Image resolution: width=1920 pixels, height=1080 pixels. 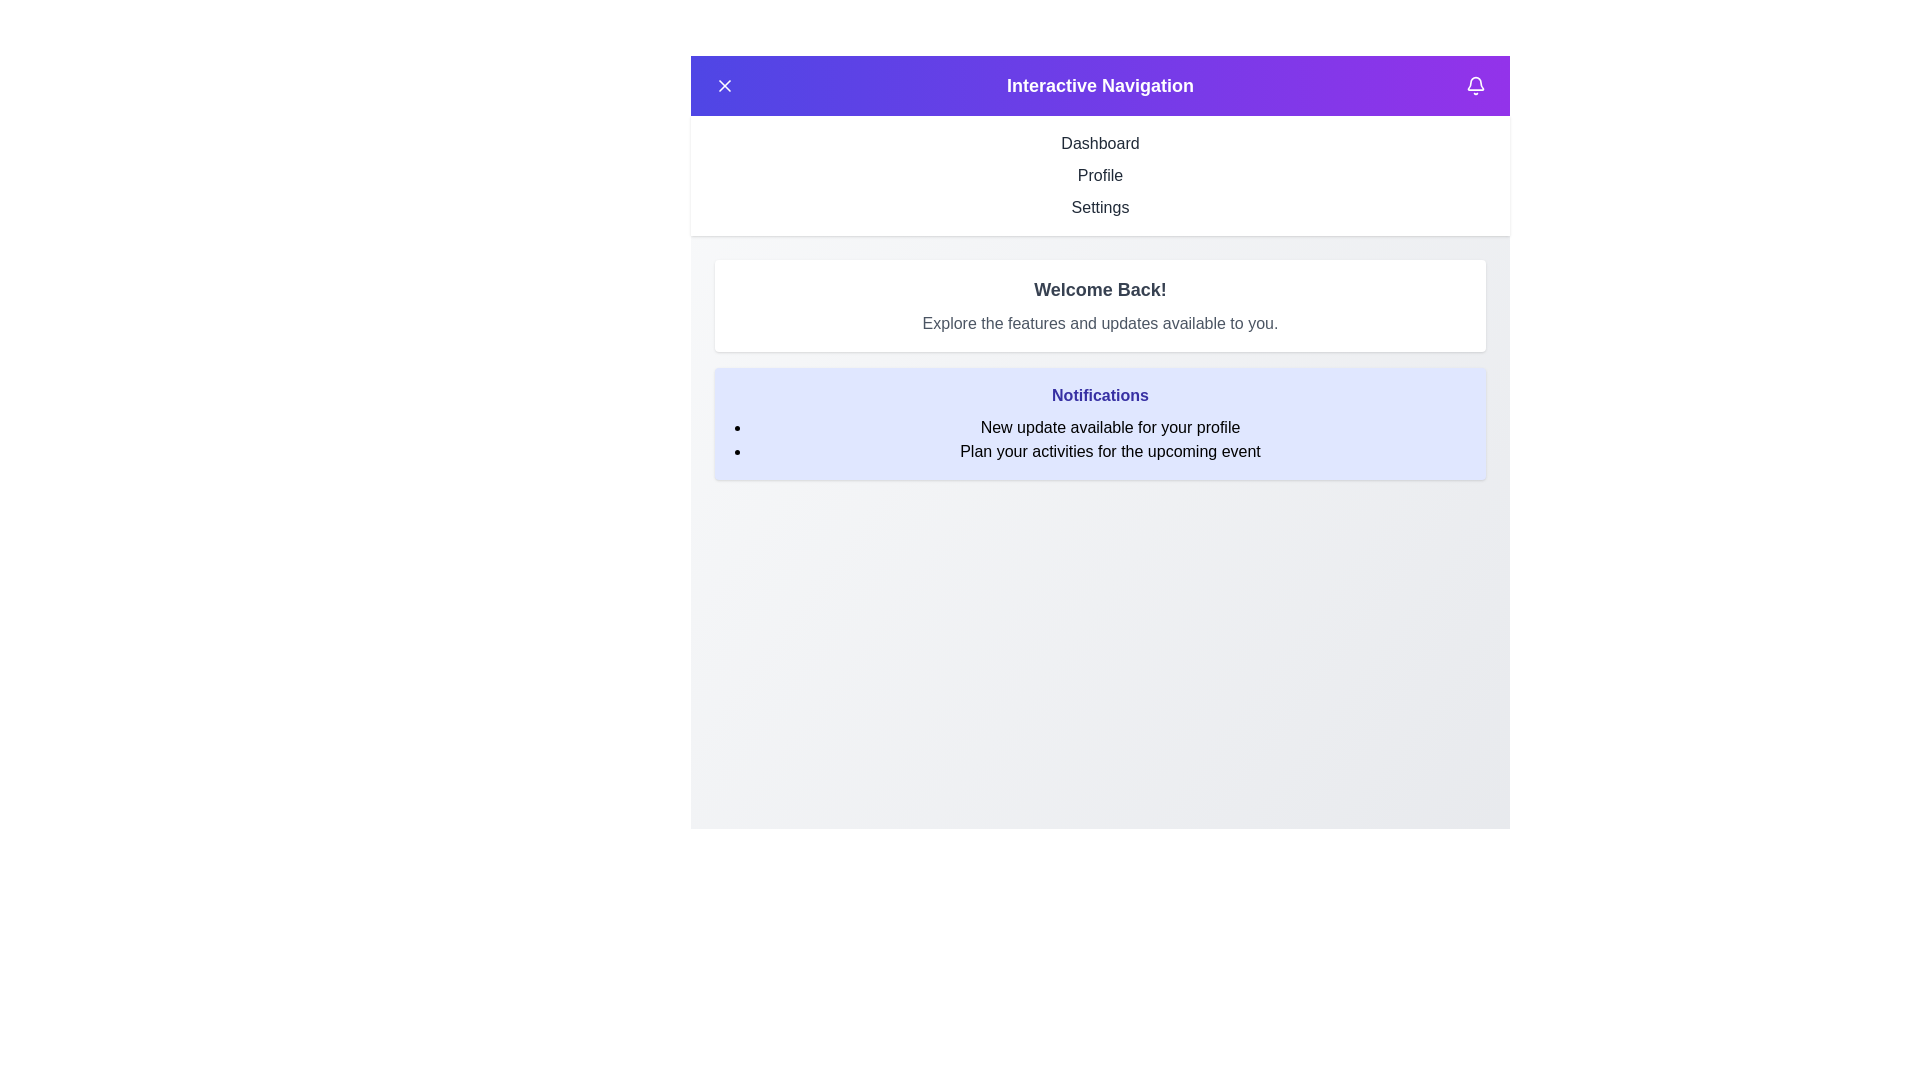 I want to click on the navigation menu item Profile, so click(x=1099, y=175).